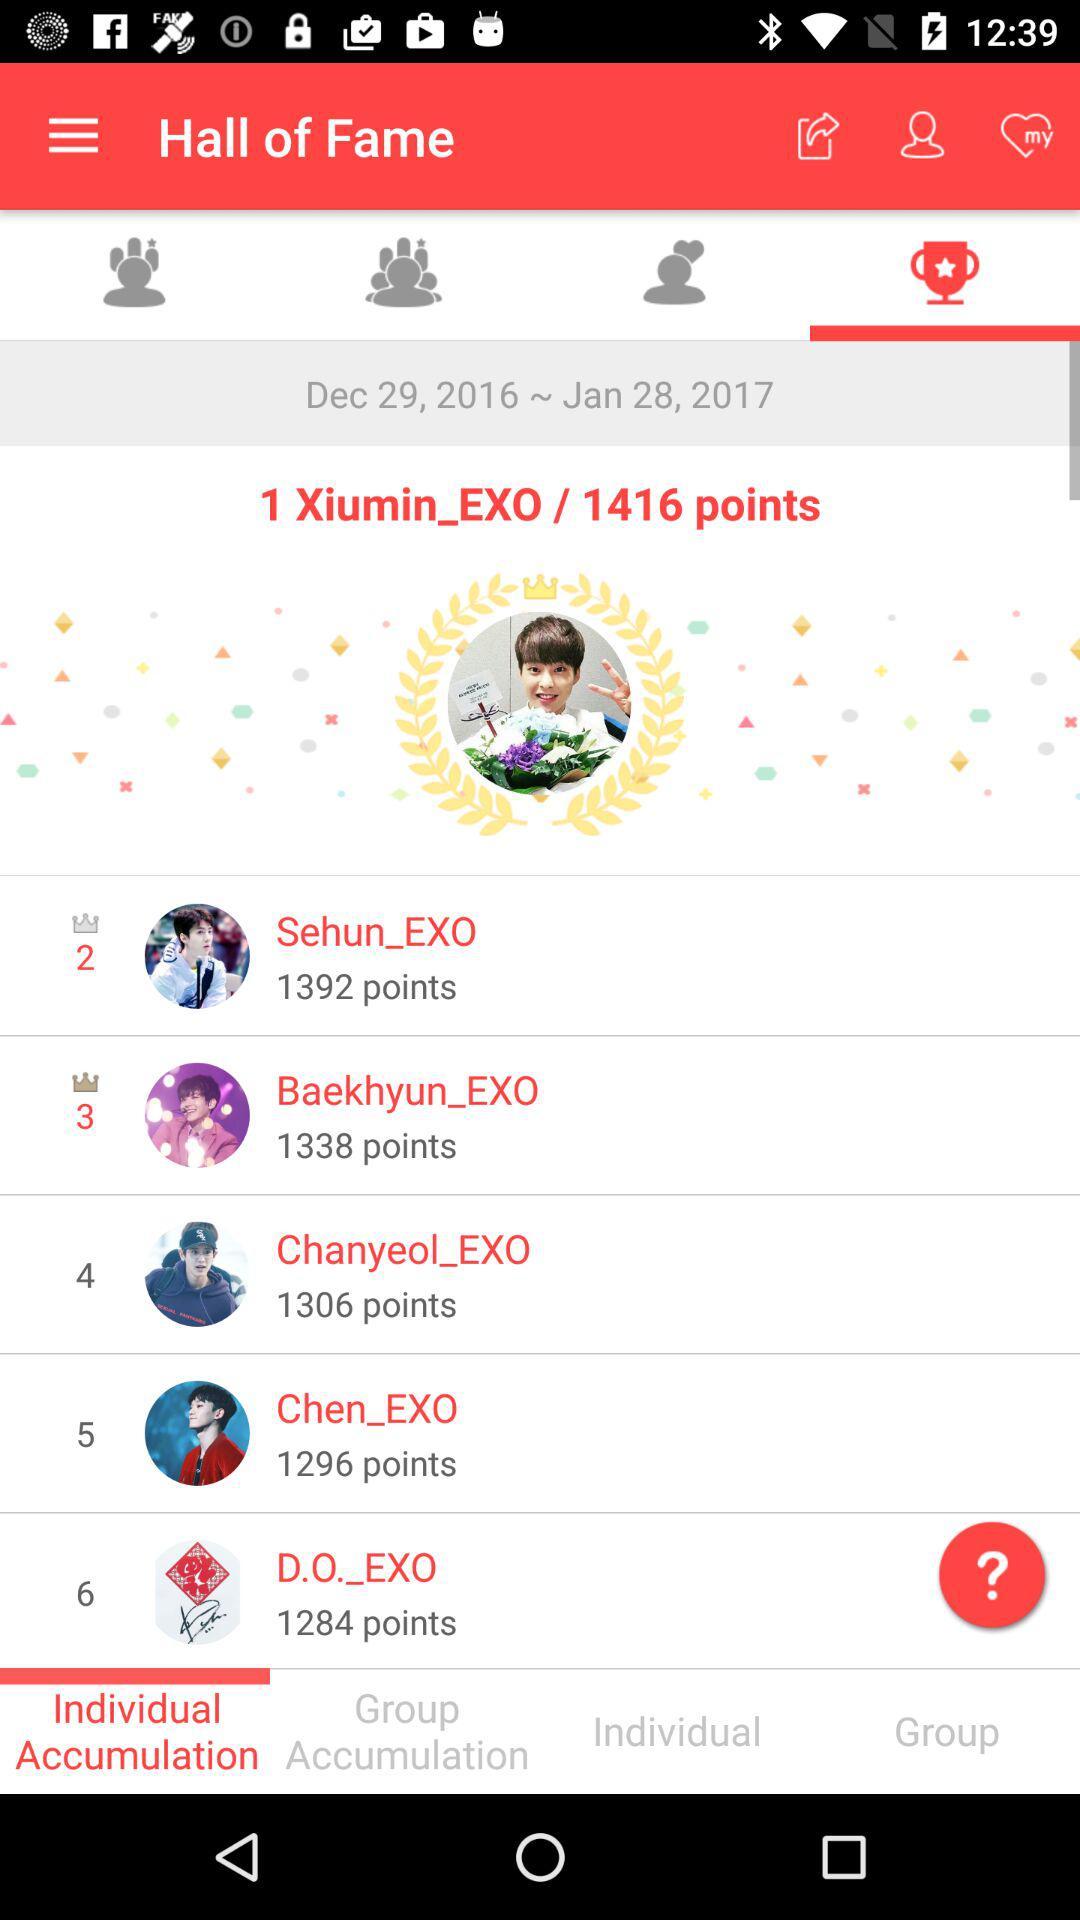 The width and height of the screenshot is (1080, 1920). Describe the element at coordinates (84, 1432) in the screenshot. I see `5 item` at that location.